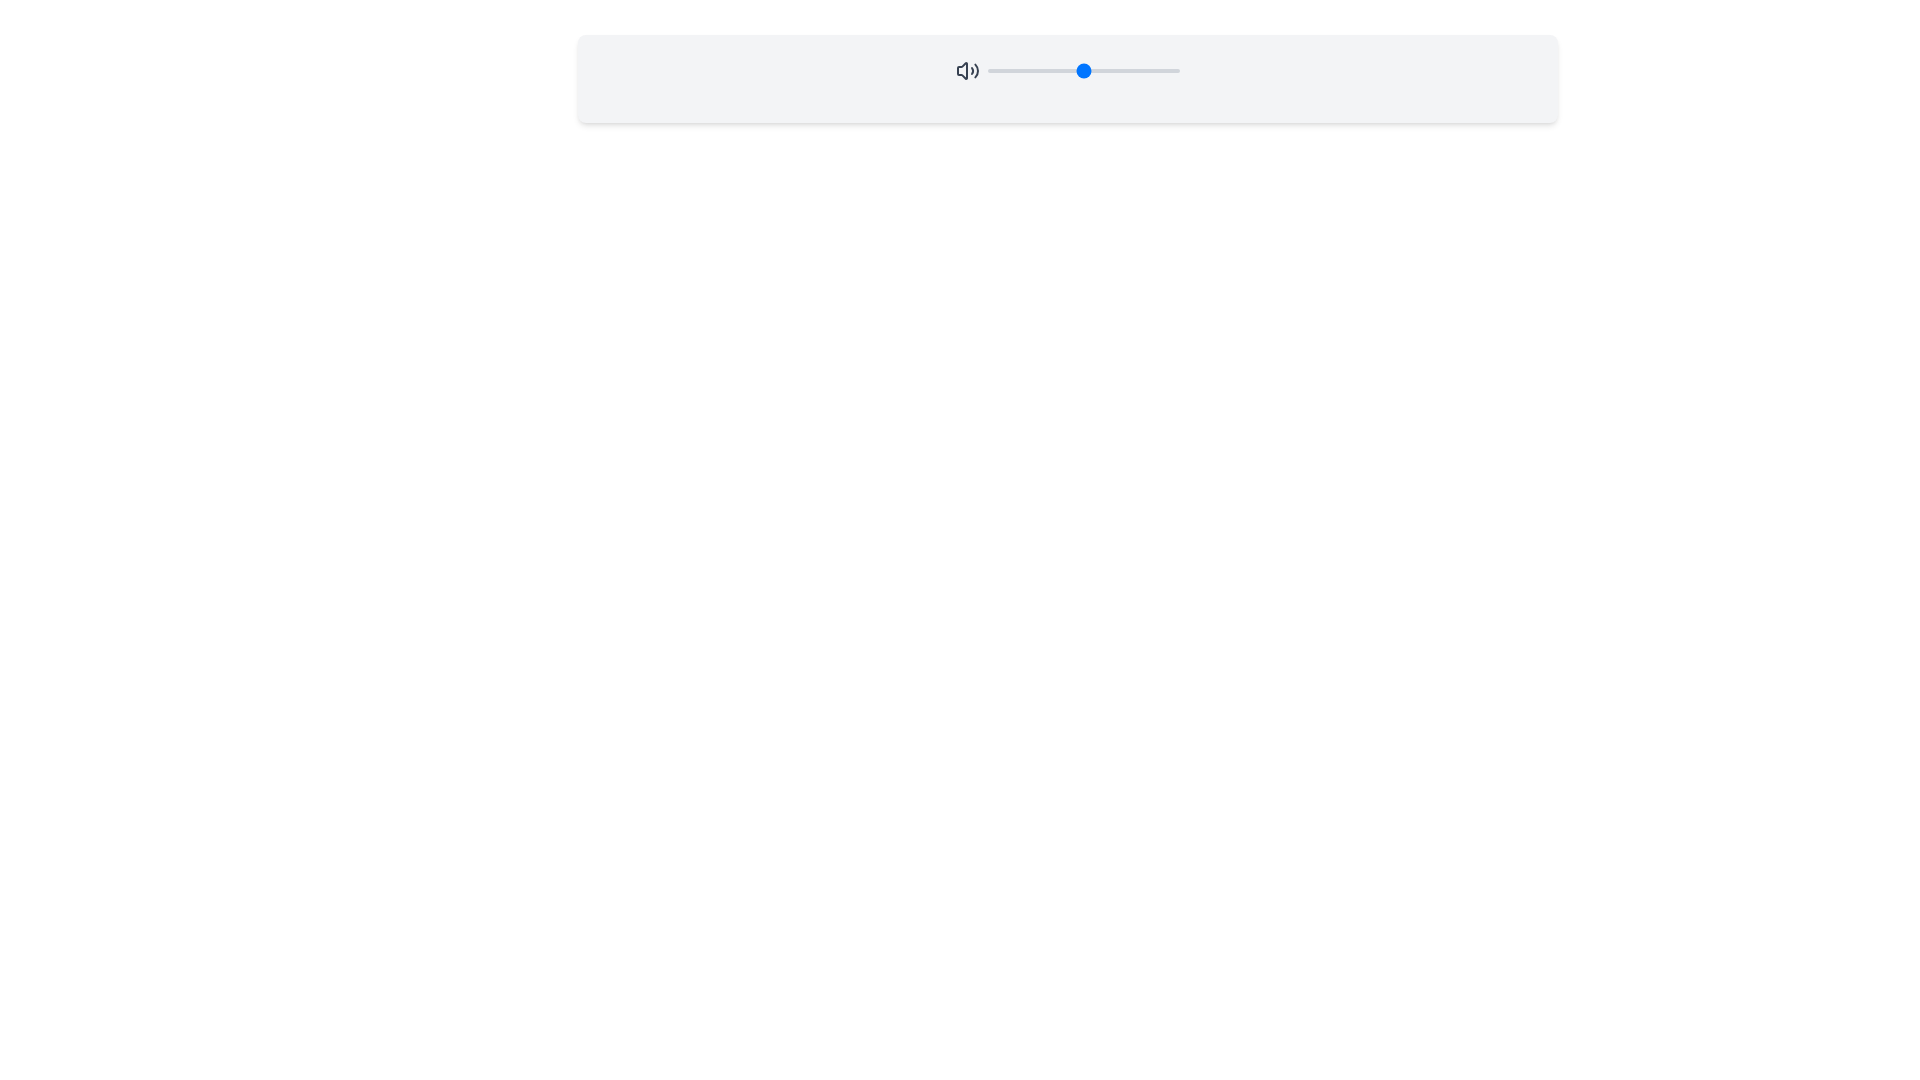  I want to click on the slider, so click(1176, 69).